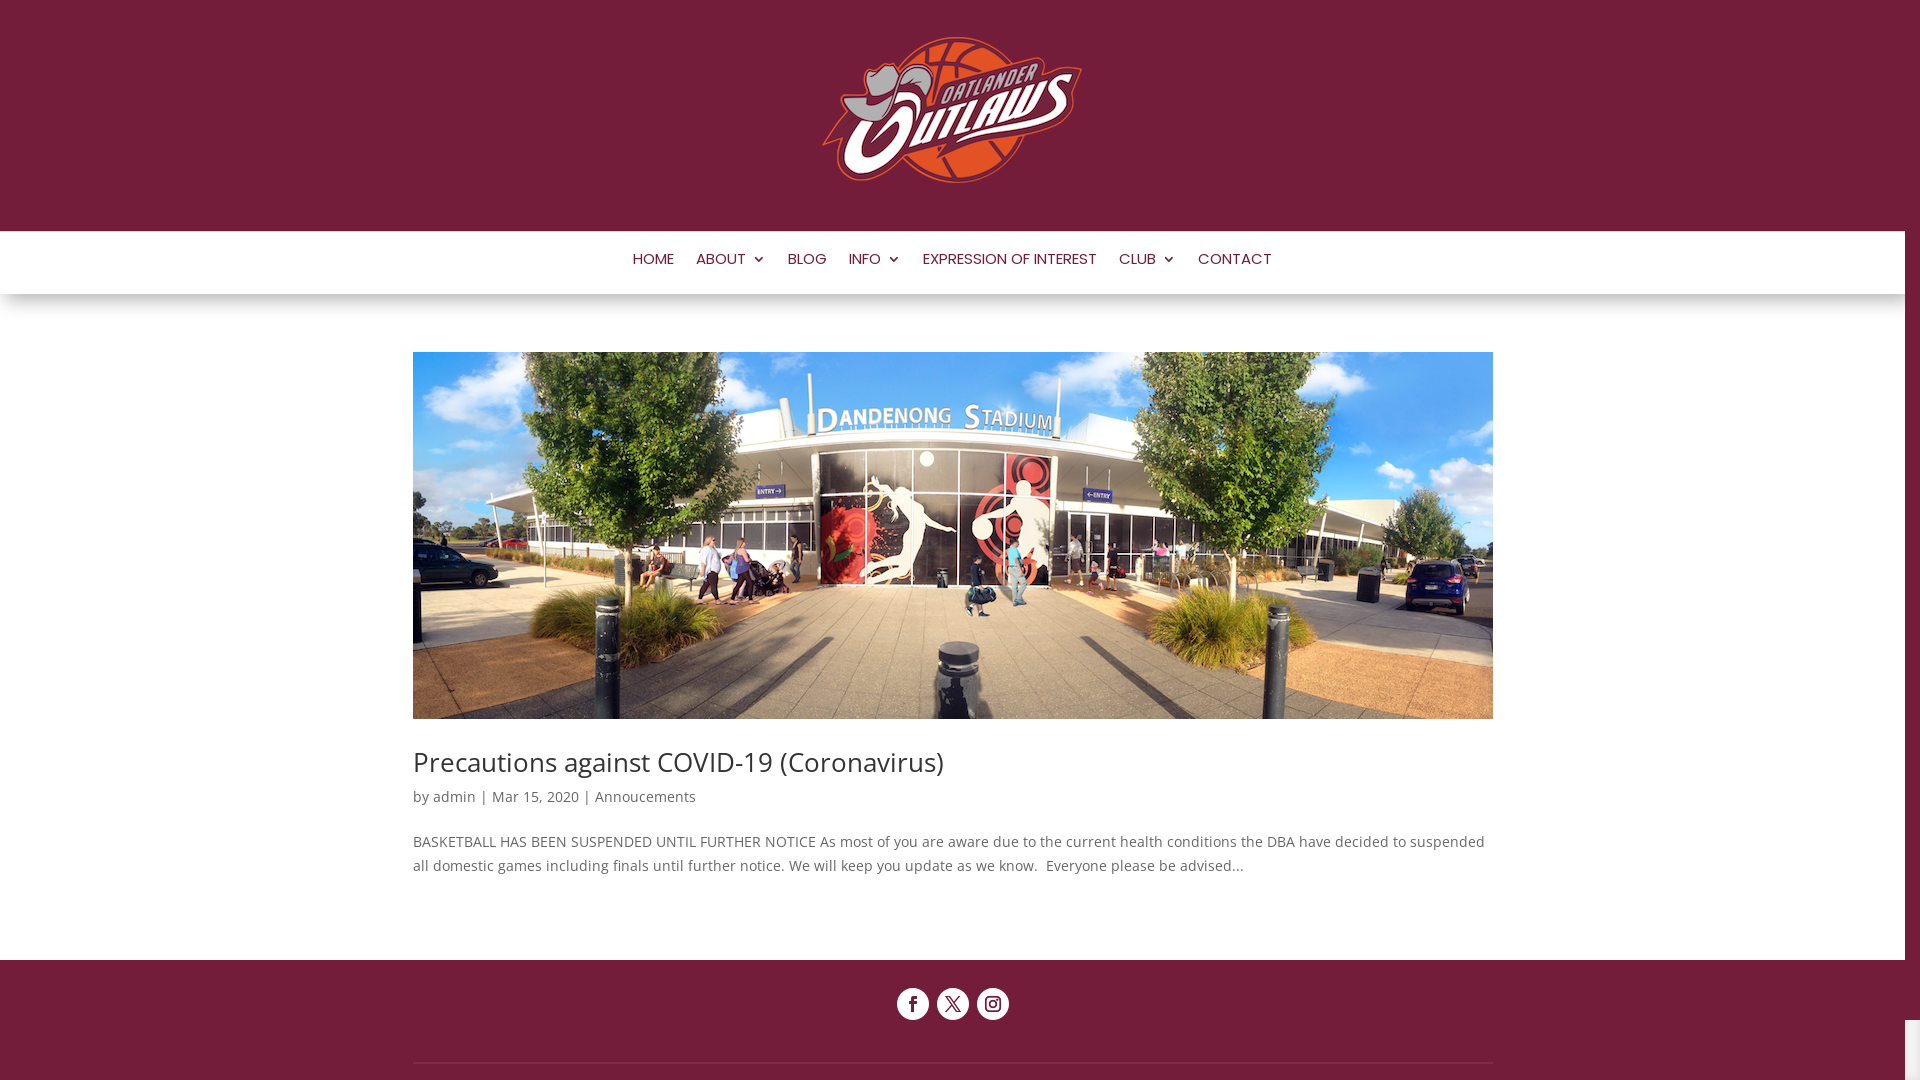  I want to click on 'CONTACT', so click(1233, 261).